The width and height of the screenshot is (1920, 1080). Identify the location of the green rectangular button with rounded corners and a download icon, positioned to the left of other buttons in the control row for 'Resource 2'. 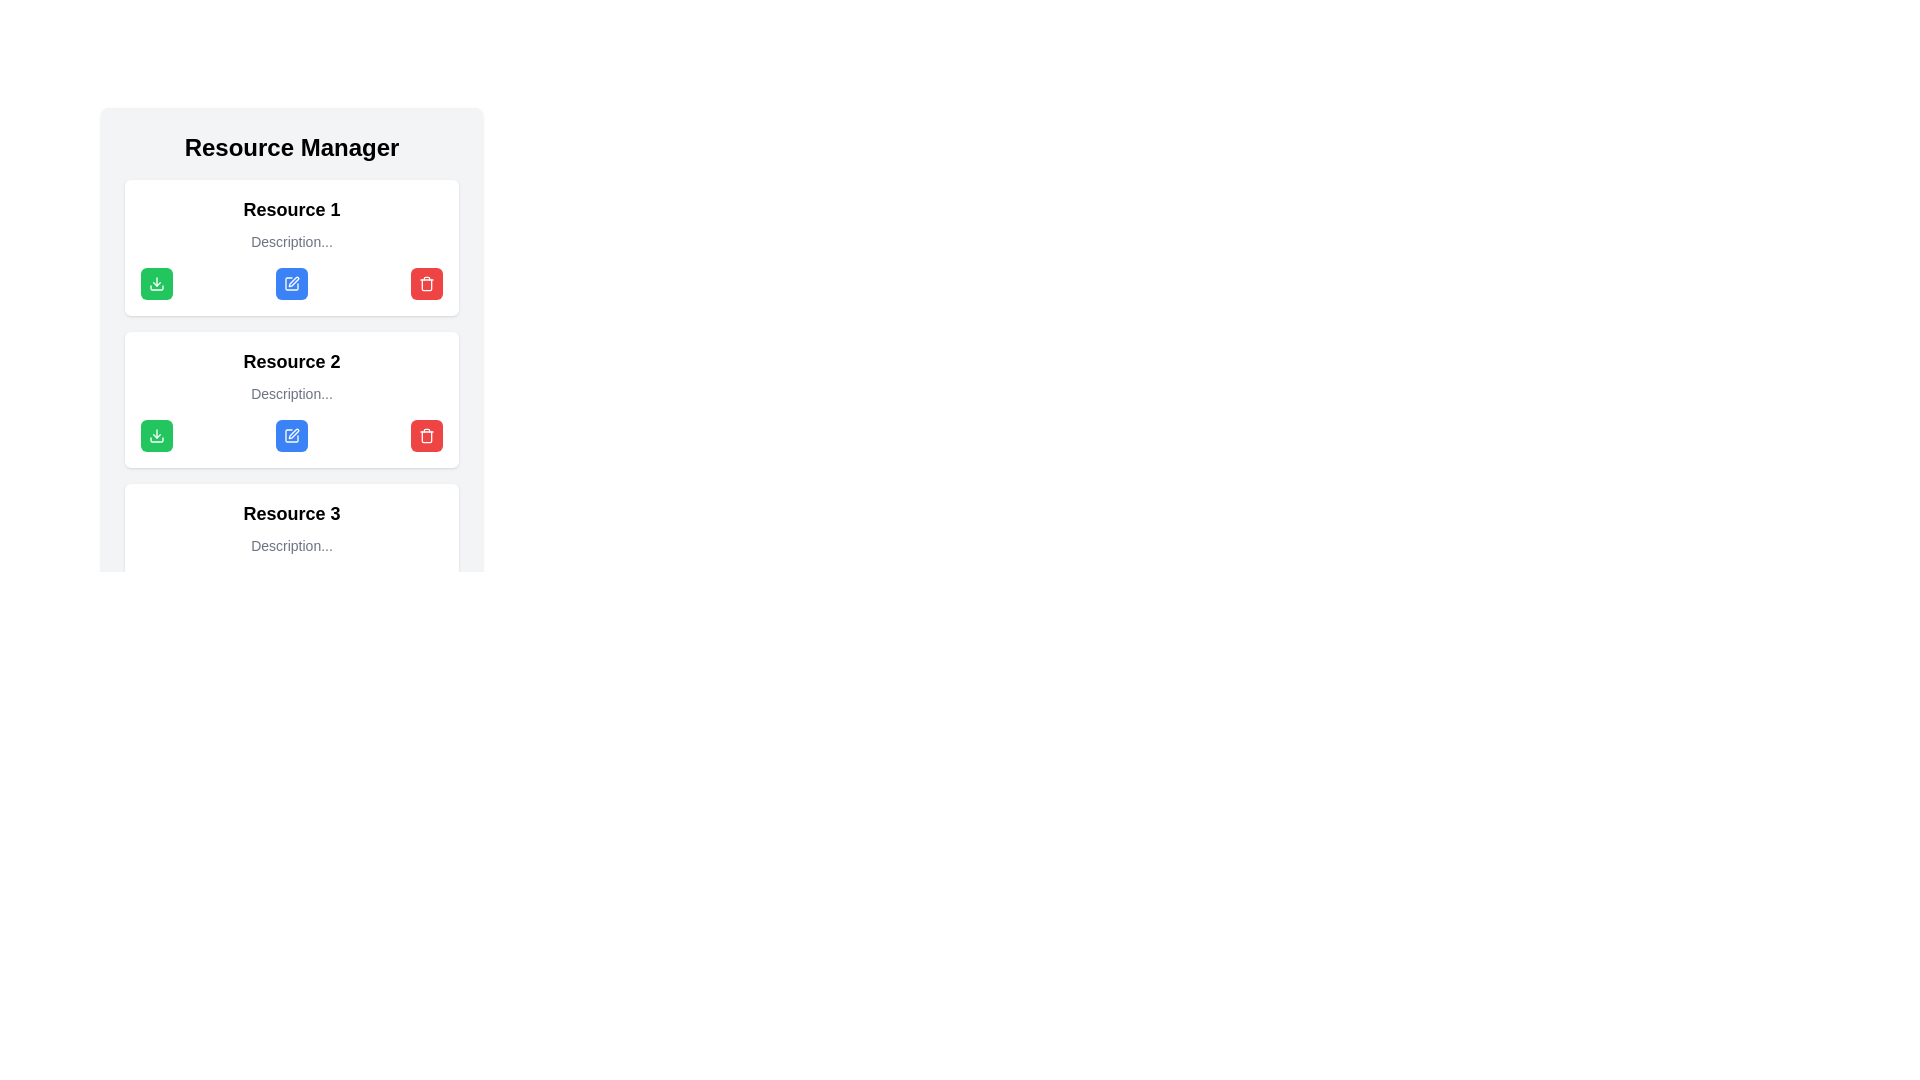
(156, 434).